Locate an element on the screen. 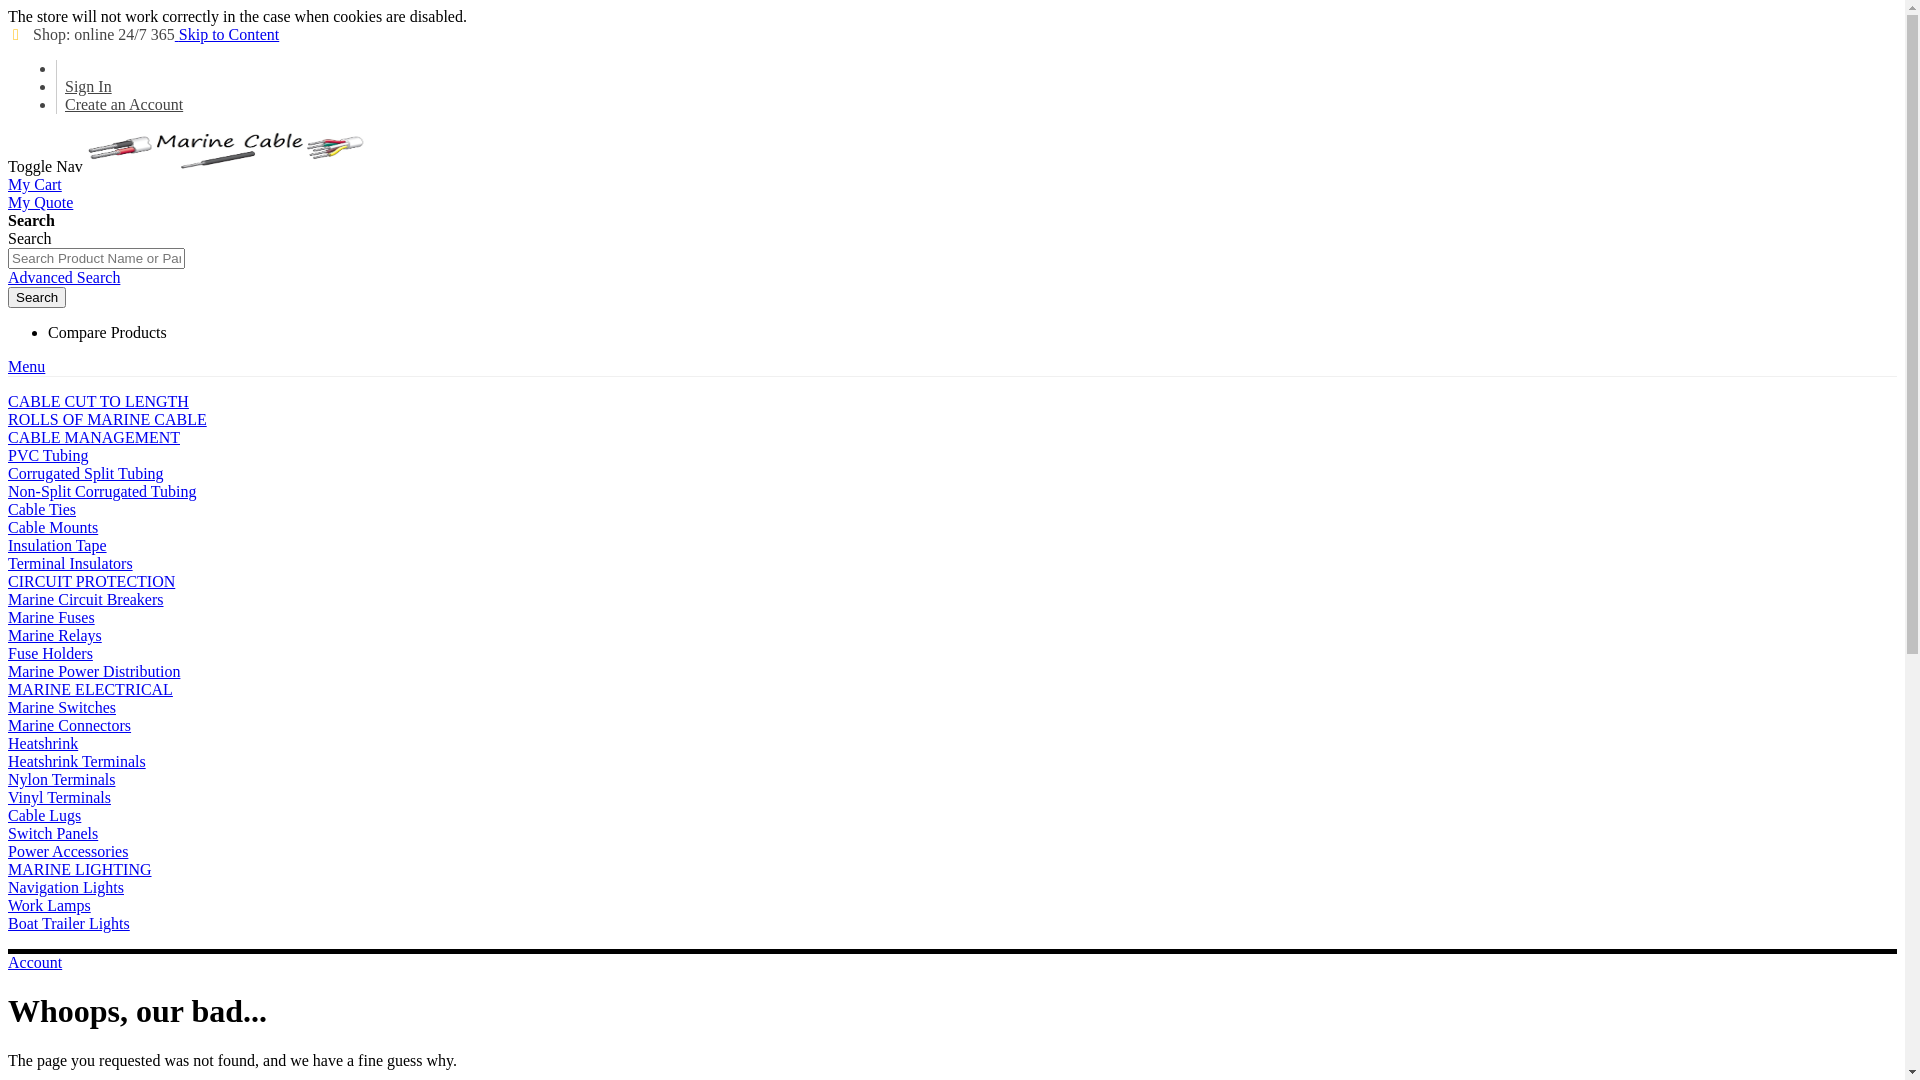 The width and height of the screenshot is (1920, 1080). 'Non-Split Corrugated Tubing' is located at coordinates (100, 491).